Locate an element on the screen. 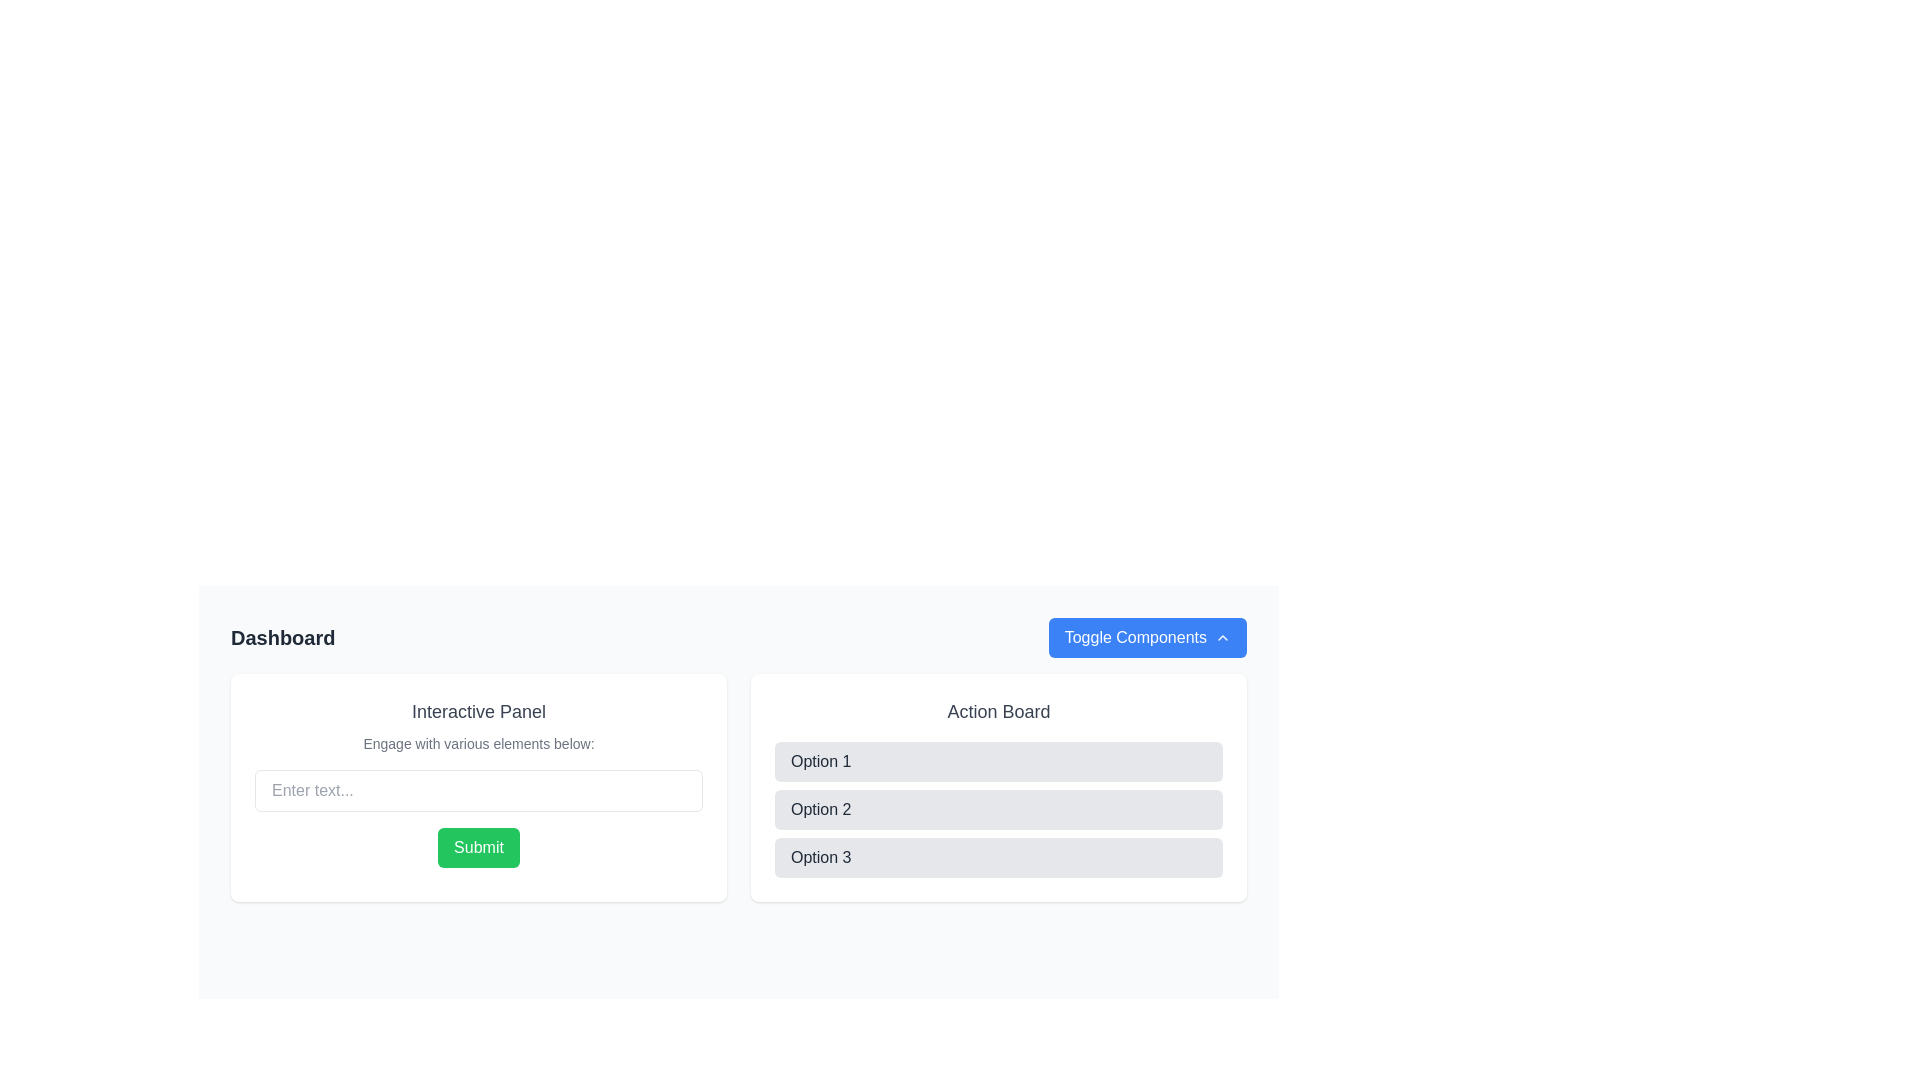 Image resolution: width=1920 pixels, height=1080 pixels. instruction from the non-interactive text label located directly below the header 'Interactive Panel' and above the text input field is located at coordinates (478, 744).